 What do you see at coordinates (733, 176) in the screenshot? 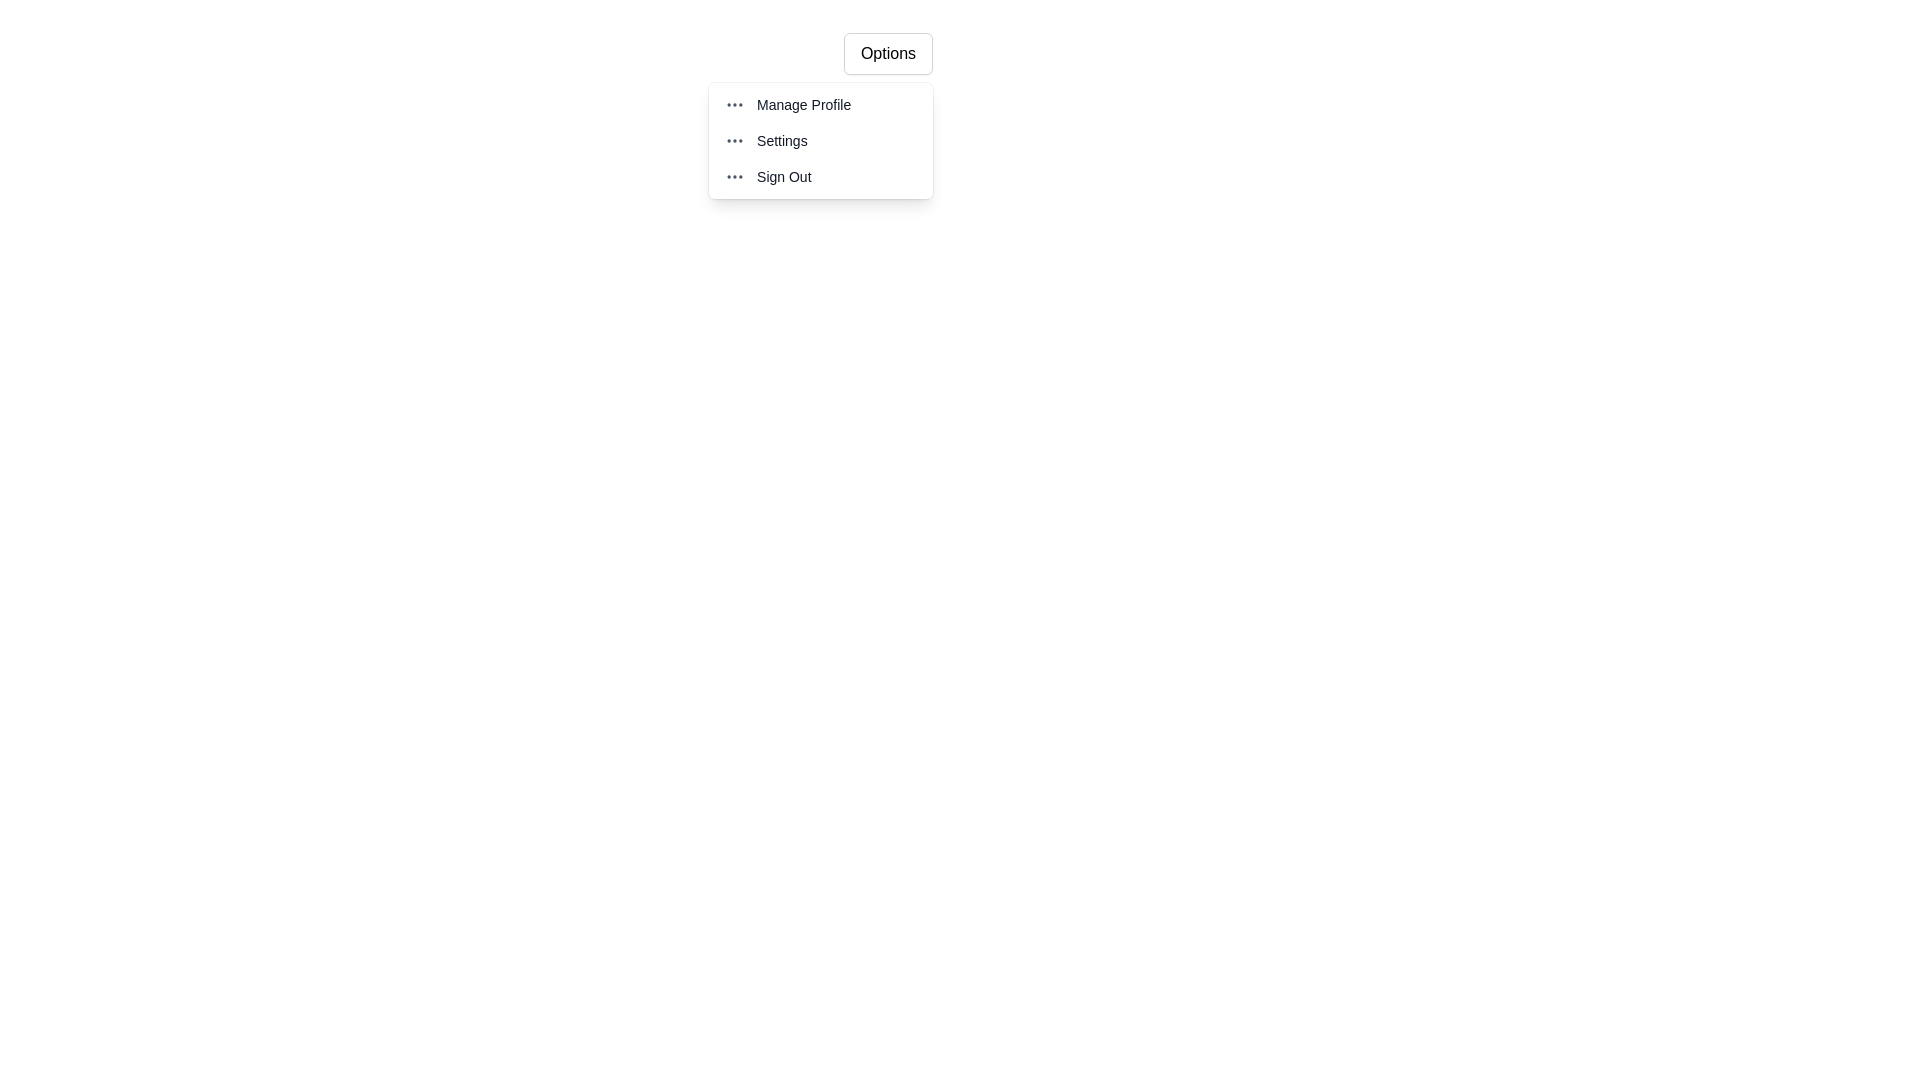
I see `the gray icon with three horizontally-aligned dots, which is positioned to the left of the 'Sign Out' text label` at bounding box center [733, 176].